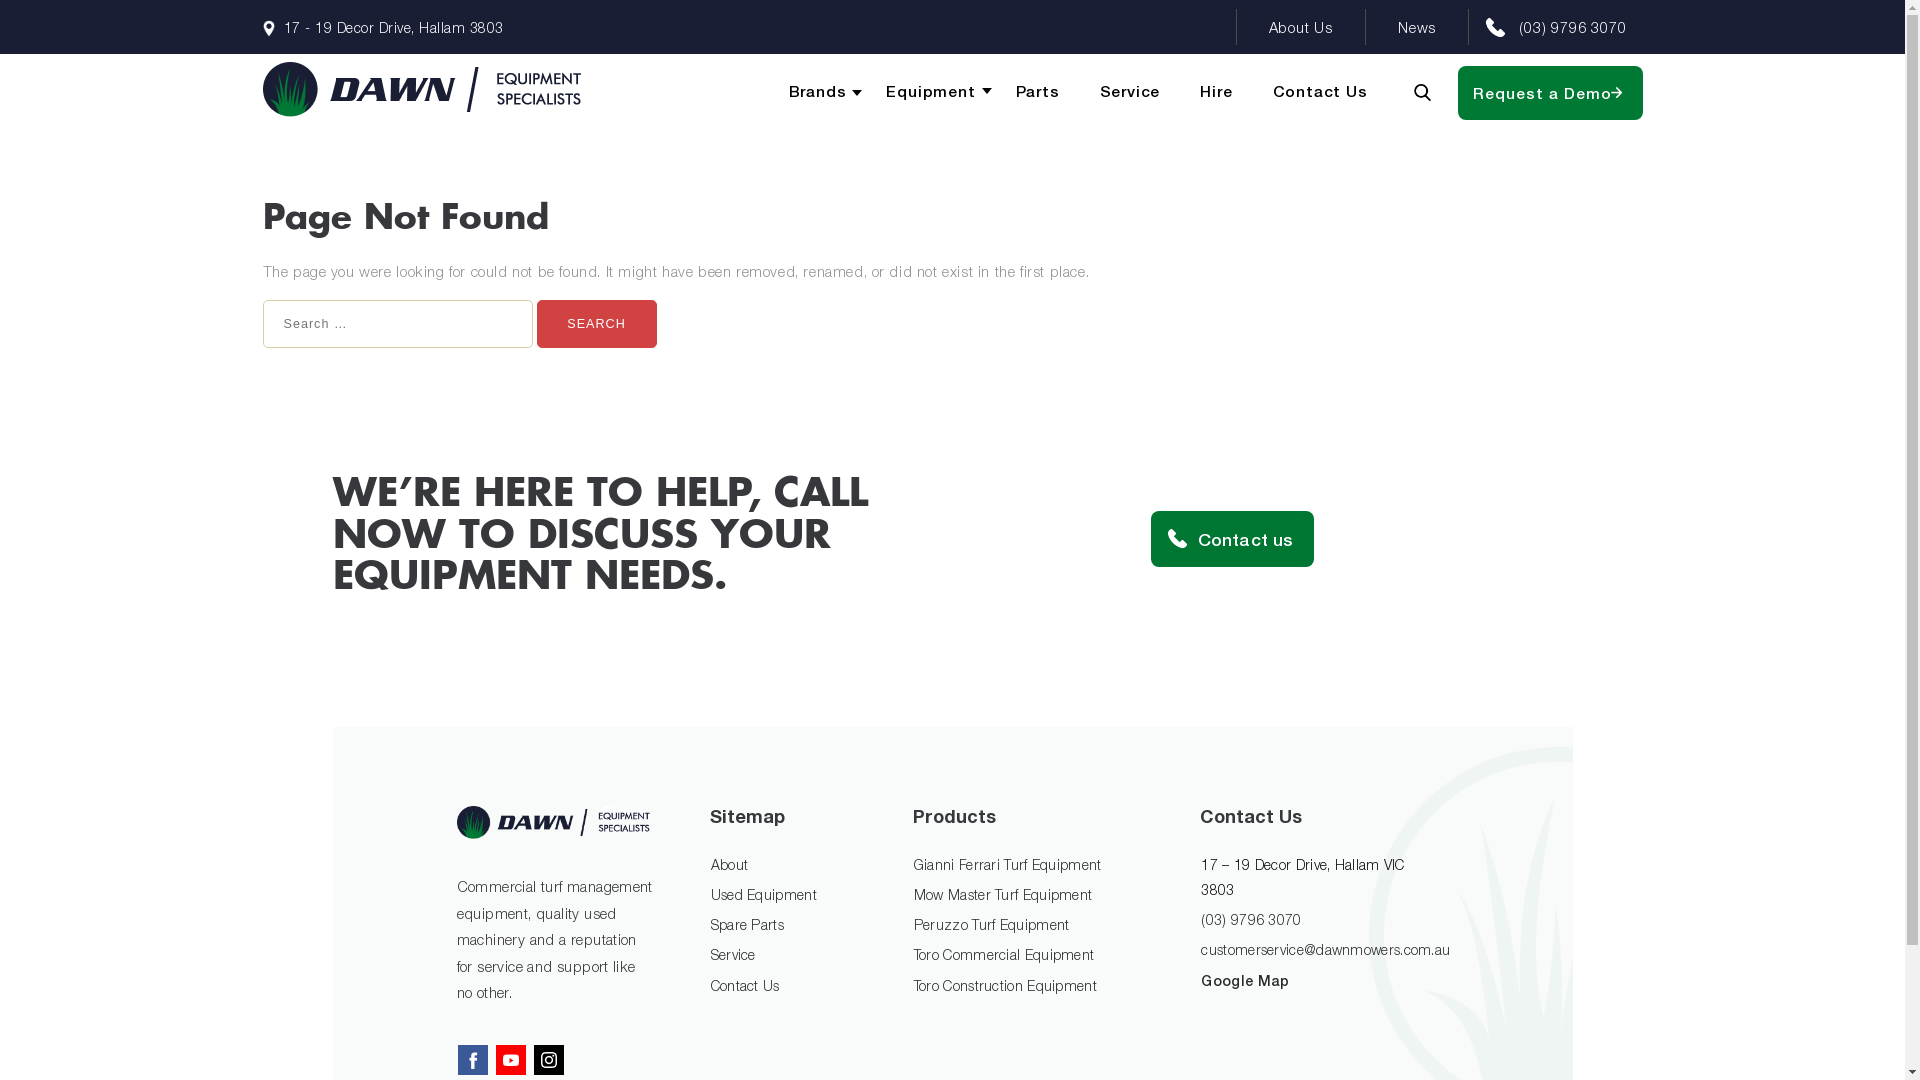 This screenshot has height=1080, width=1920. What do you see at coordinates (992, 924) in the screenshot?
I see `'Peruzzo Turf Equipment'` at bounding box center [992, 924].